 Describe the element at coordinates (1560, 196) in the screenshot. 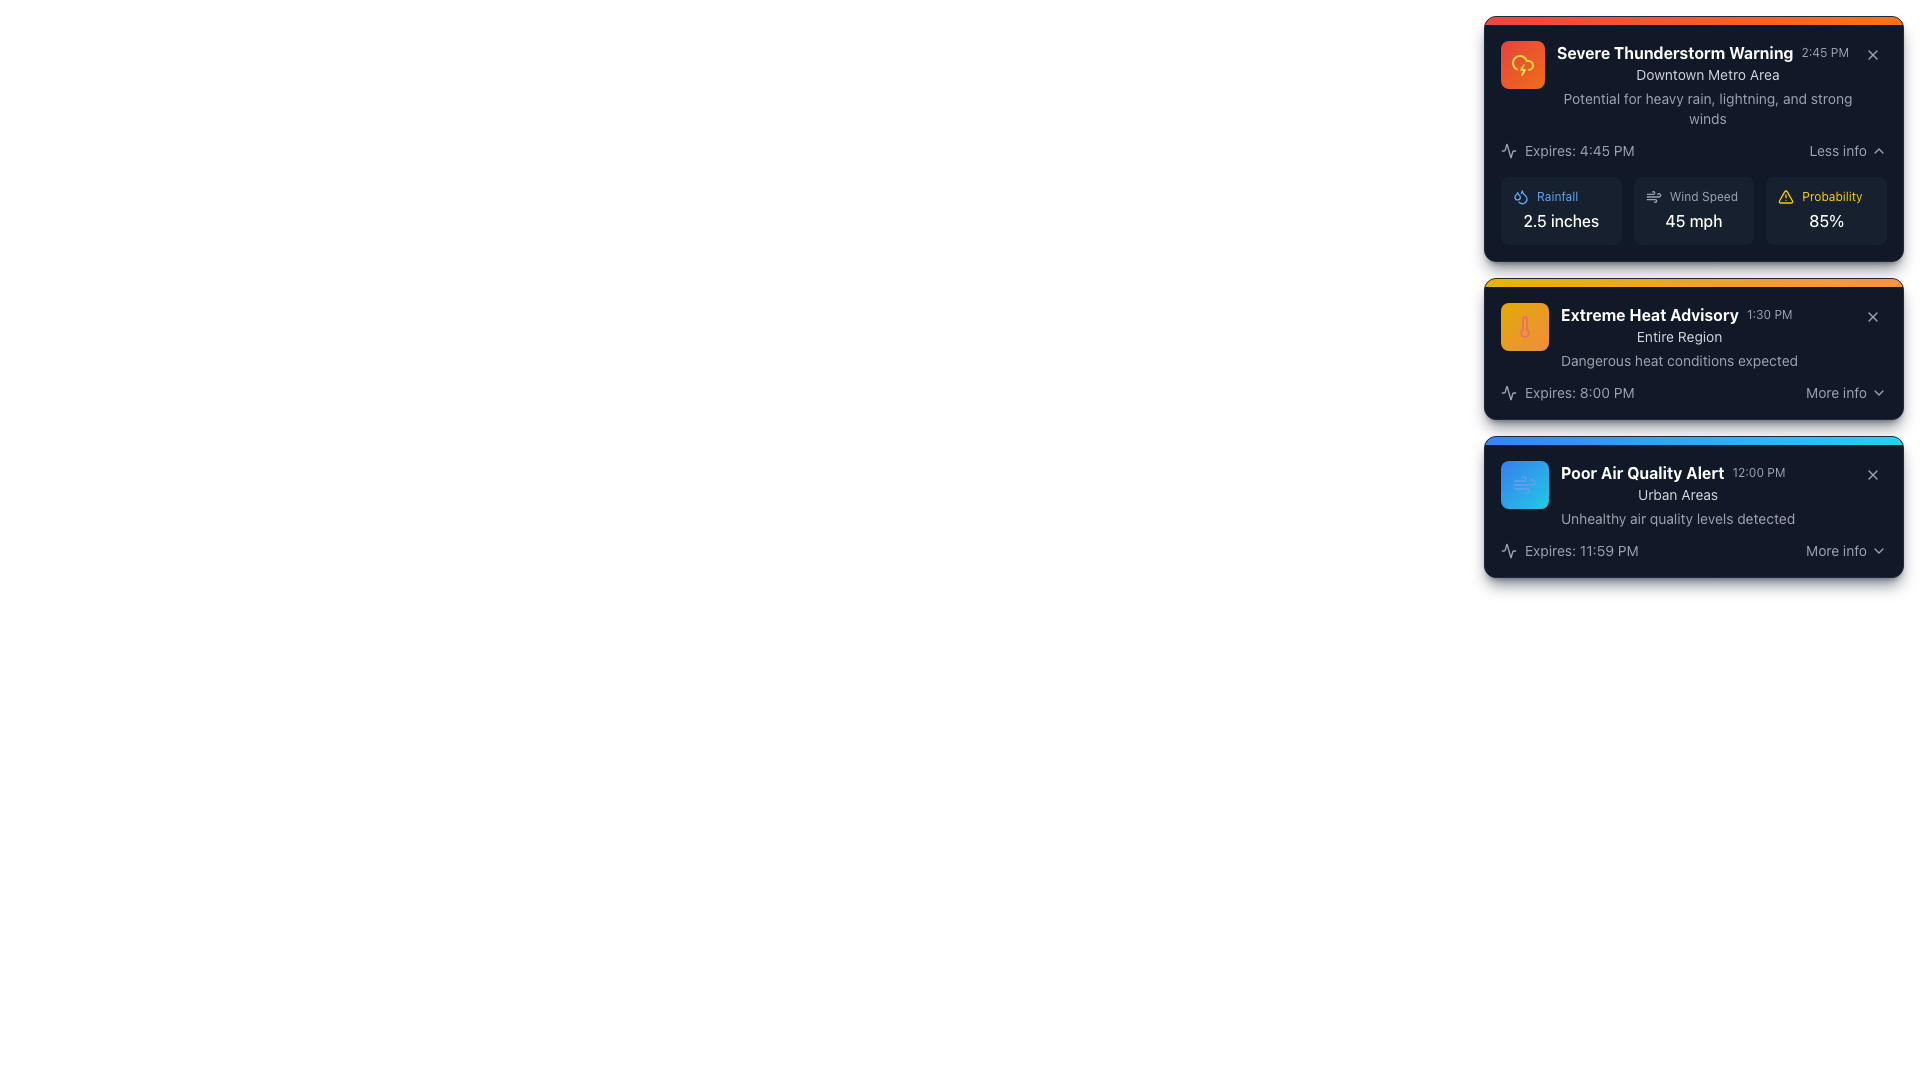

I see `static text label for precipitation information located in the upper section of the 'Severe Thunderstorm Warning' card, which indicates '2.5 inches' of rainfall` at that location.